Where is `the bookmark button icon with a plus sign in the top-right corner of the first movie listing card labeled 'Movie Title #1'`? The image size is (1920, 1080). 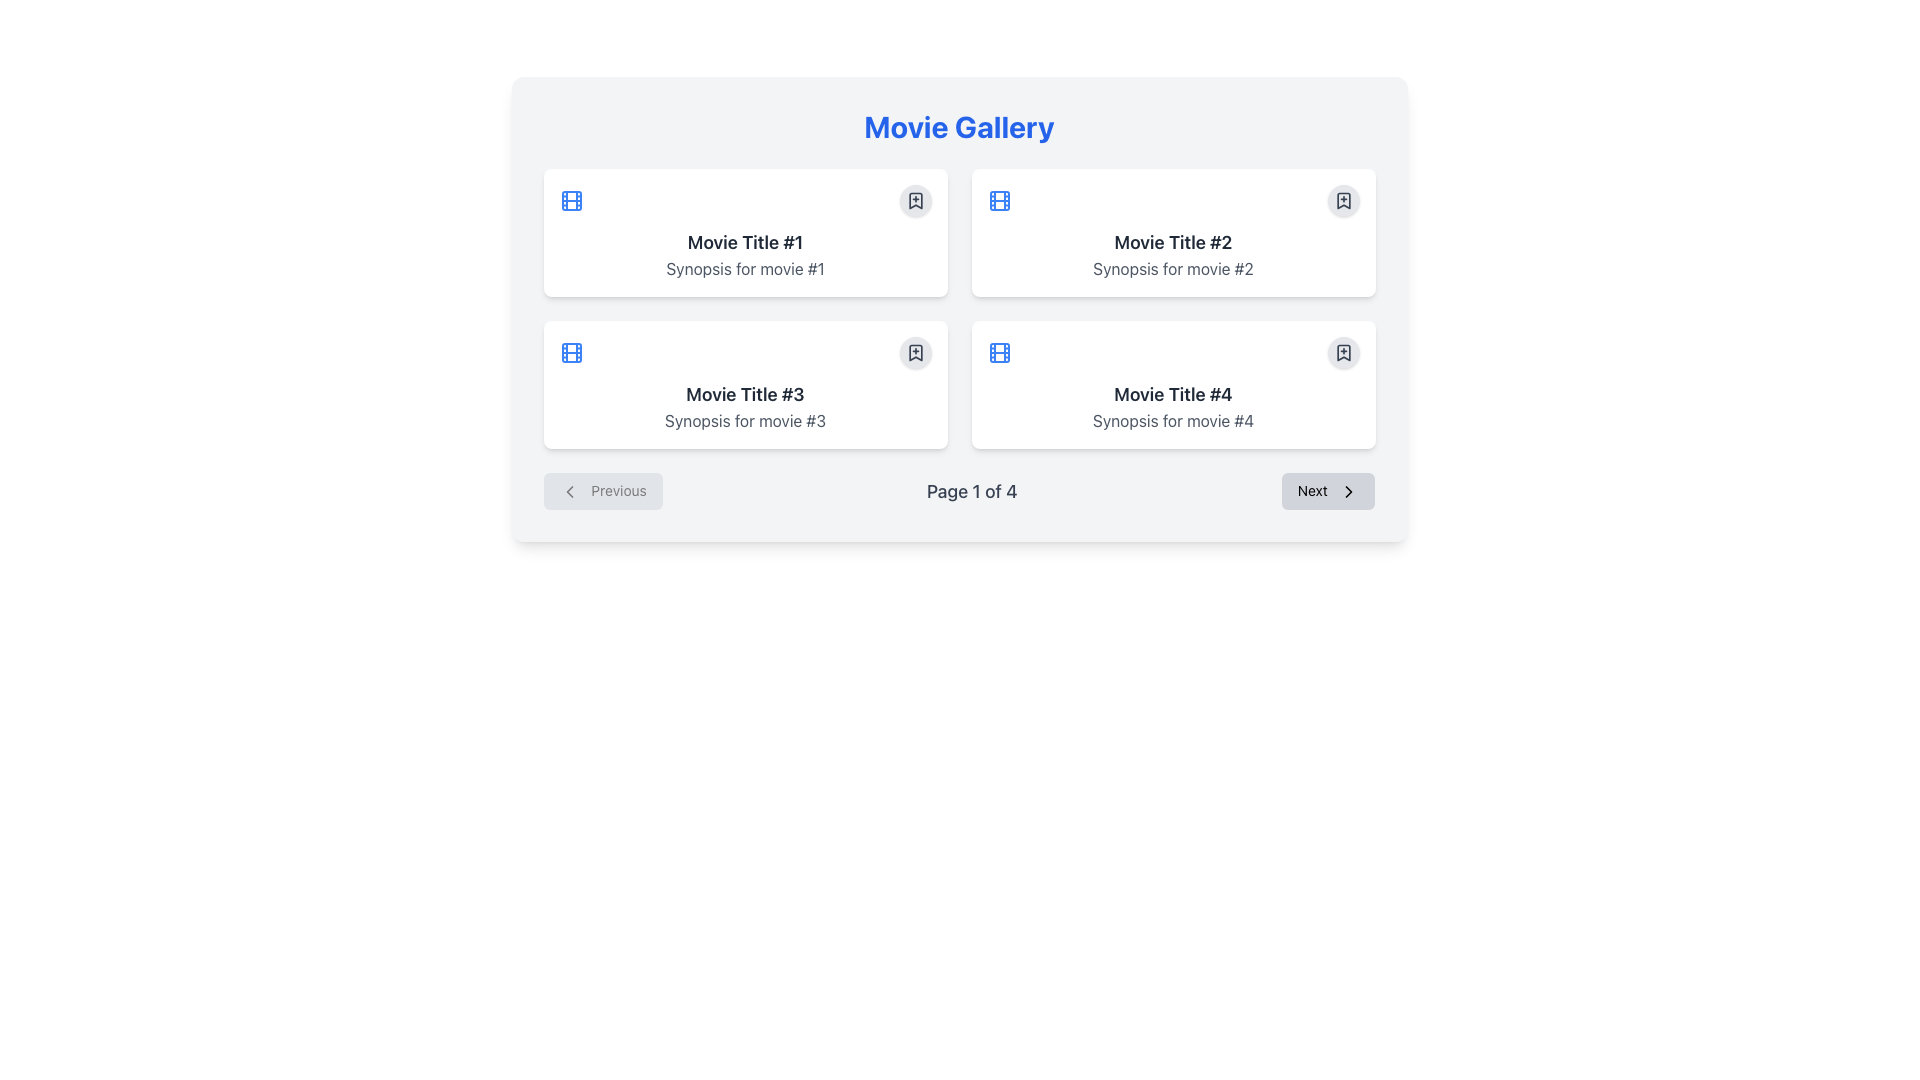 the bookmark button icon with a plus sign in the top-right corner of the first movie listing card labeled 'Movie Title #1' is located at coordinates (914, 200).